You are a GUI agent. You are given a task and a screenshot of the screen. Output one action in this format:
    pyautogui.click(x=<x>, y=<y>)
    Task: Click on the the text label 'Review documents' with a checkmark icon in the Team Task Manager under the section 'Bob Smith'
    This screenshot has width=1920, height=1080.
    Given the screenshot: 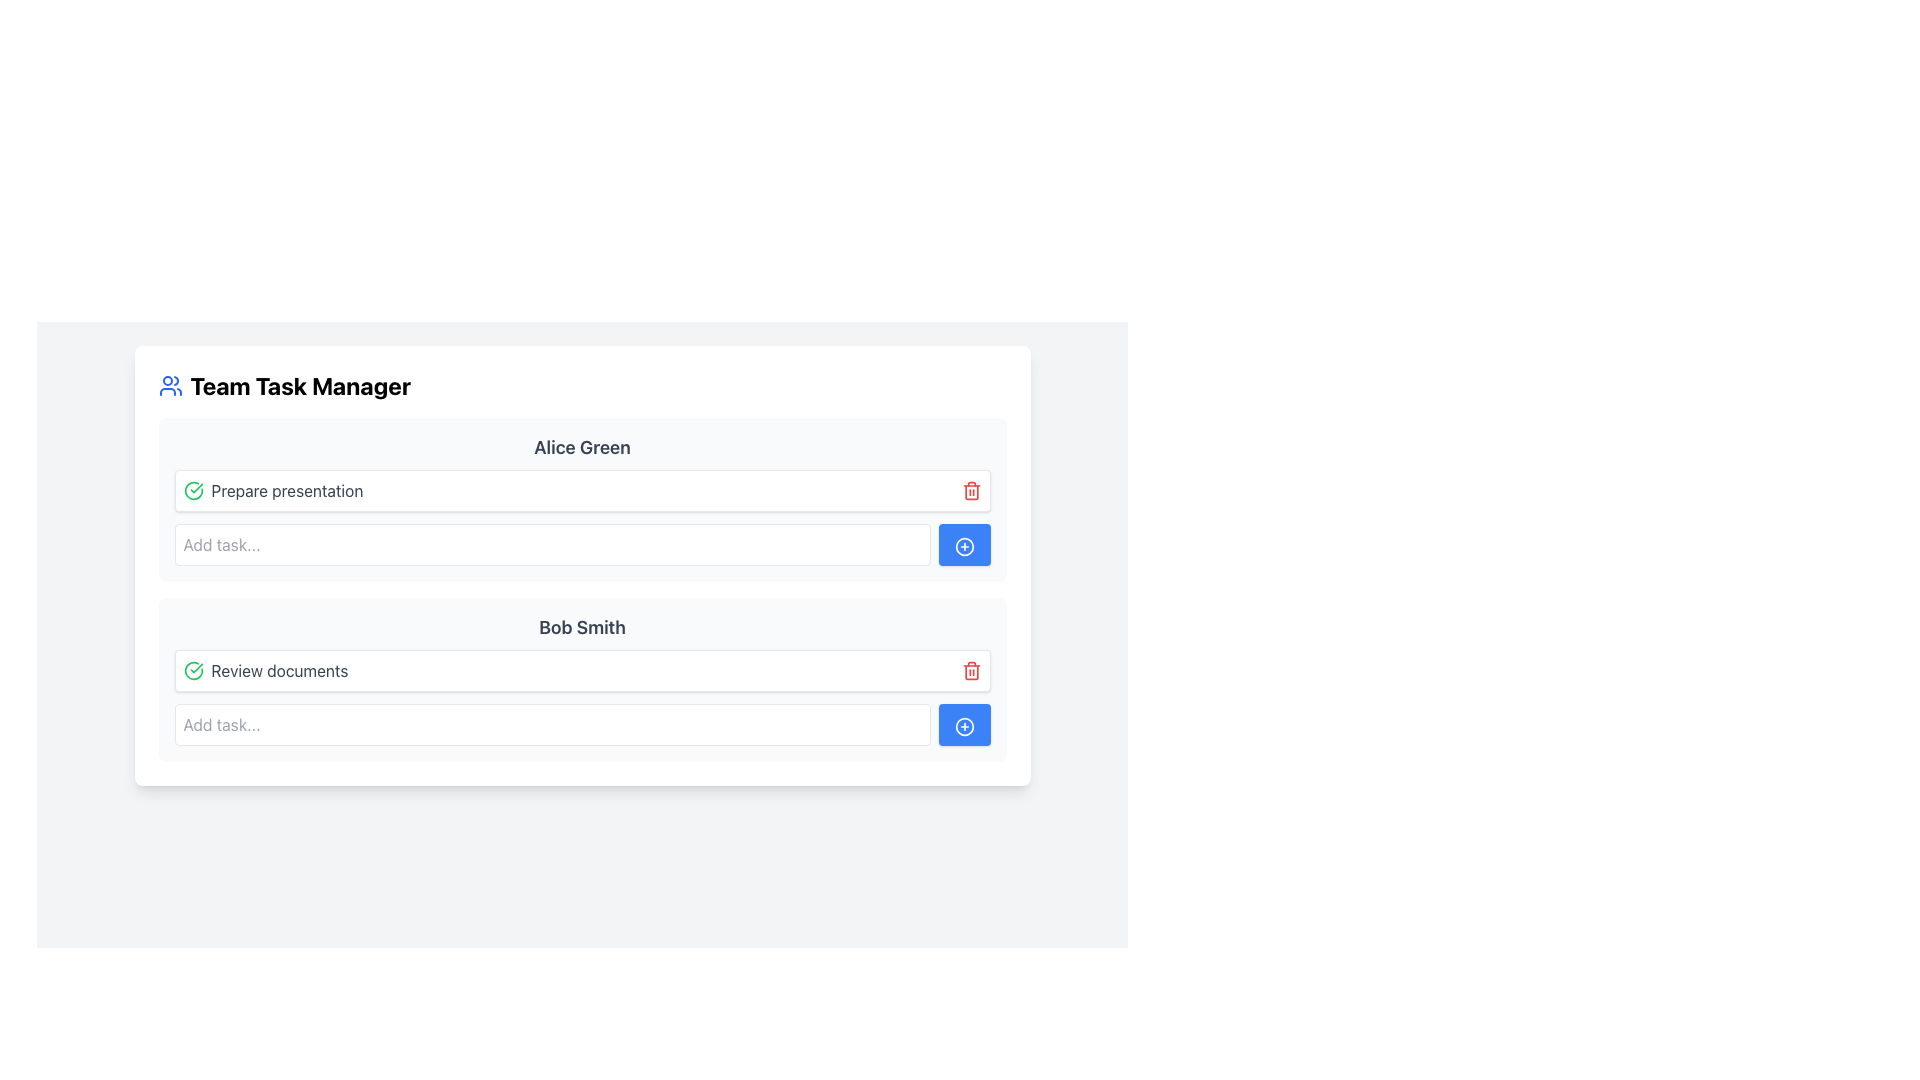 What is the action you would take?
    pyautogui.click(x=264, y=671)
    